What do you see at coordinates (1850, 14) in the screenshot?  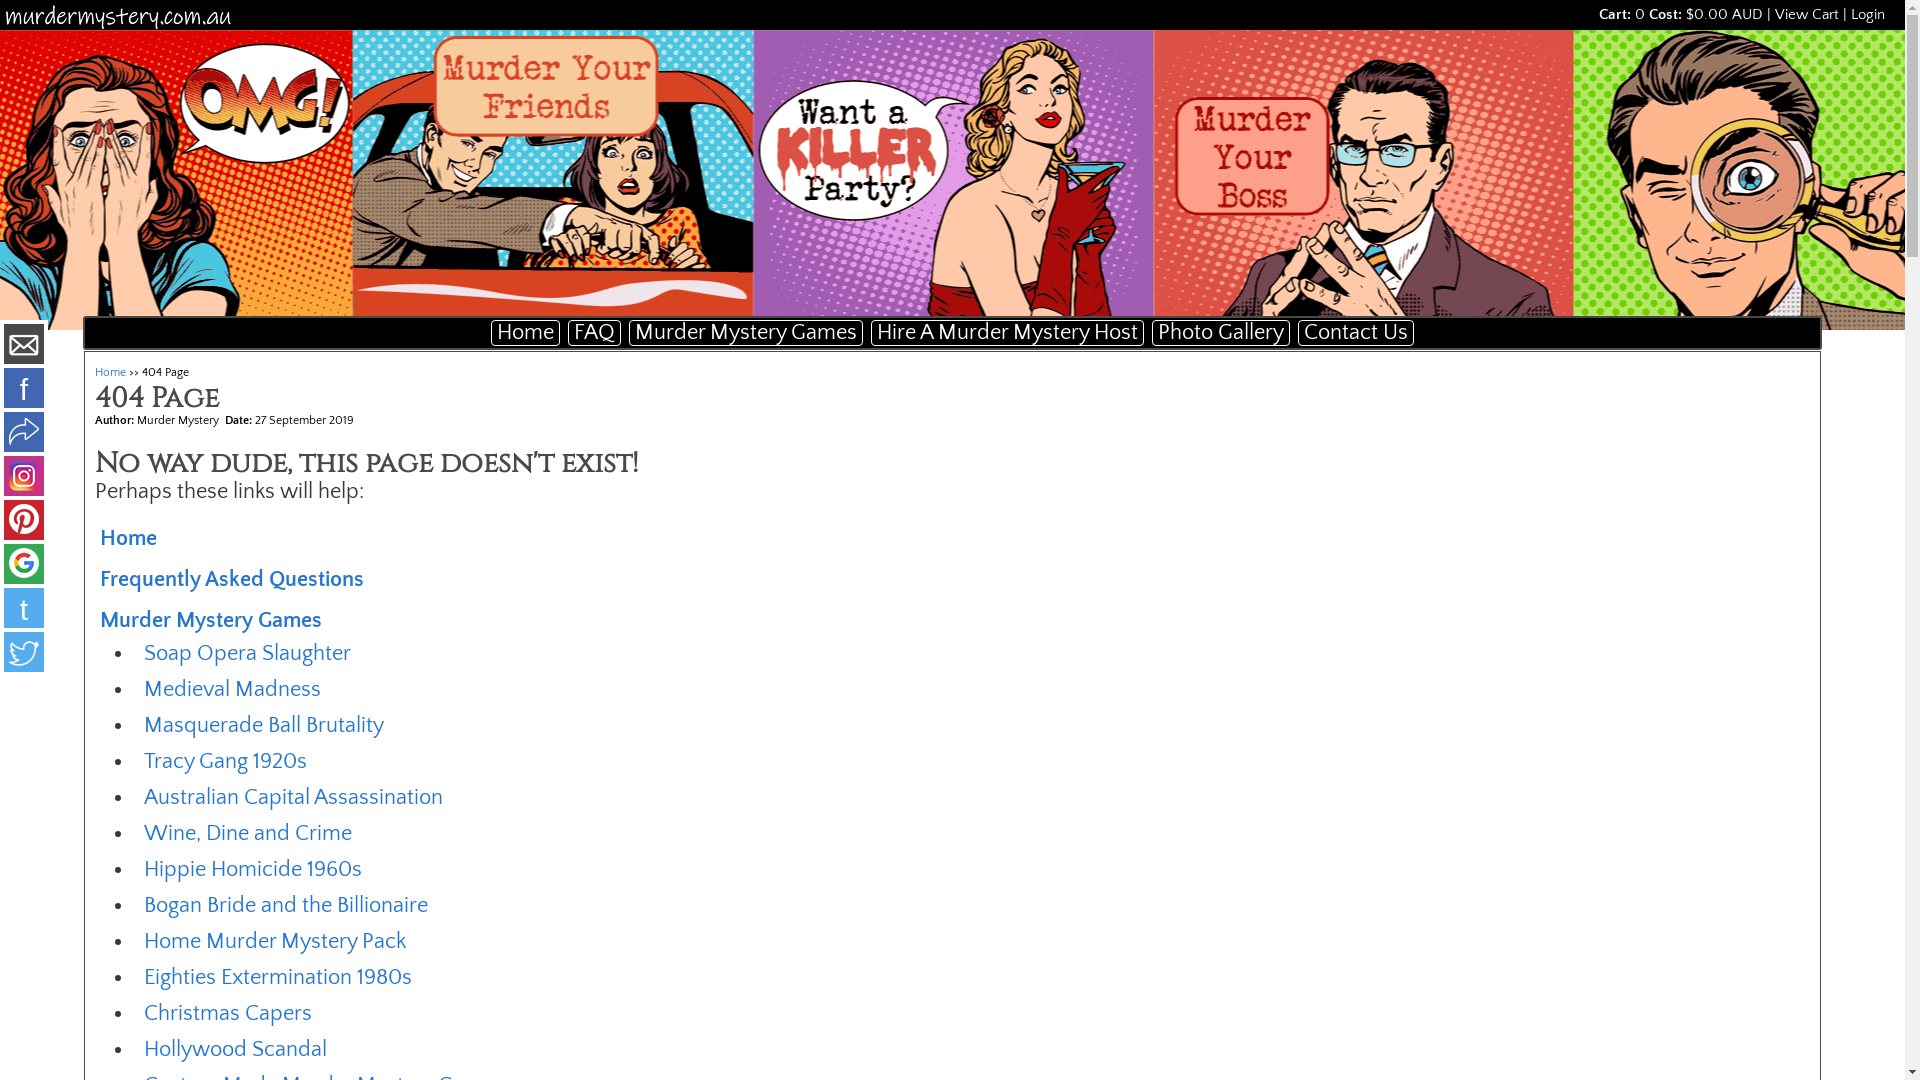 I see `'Login'` at bounding box center [1850, 14].